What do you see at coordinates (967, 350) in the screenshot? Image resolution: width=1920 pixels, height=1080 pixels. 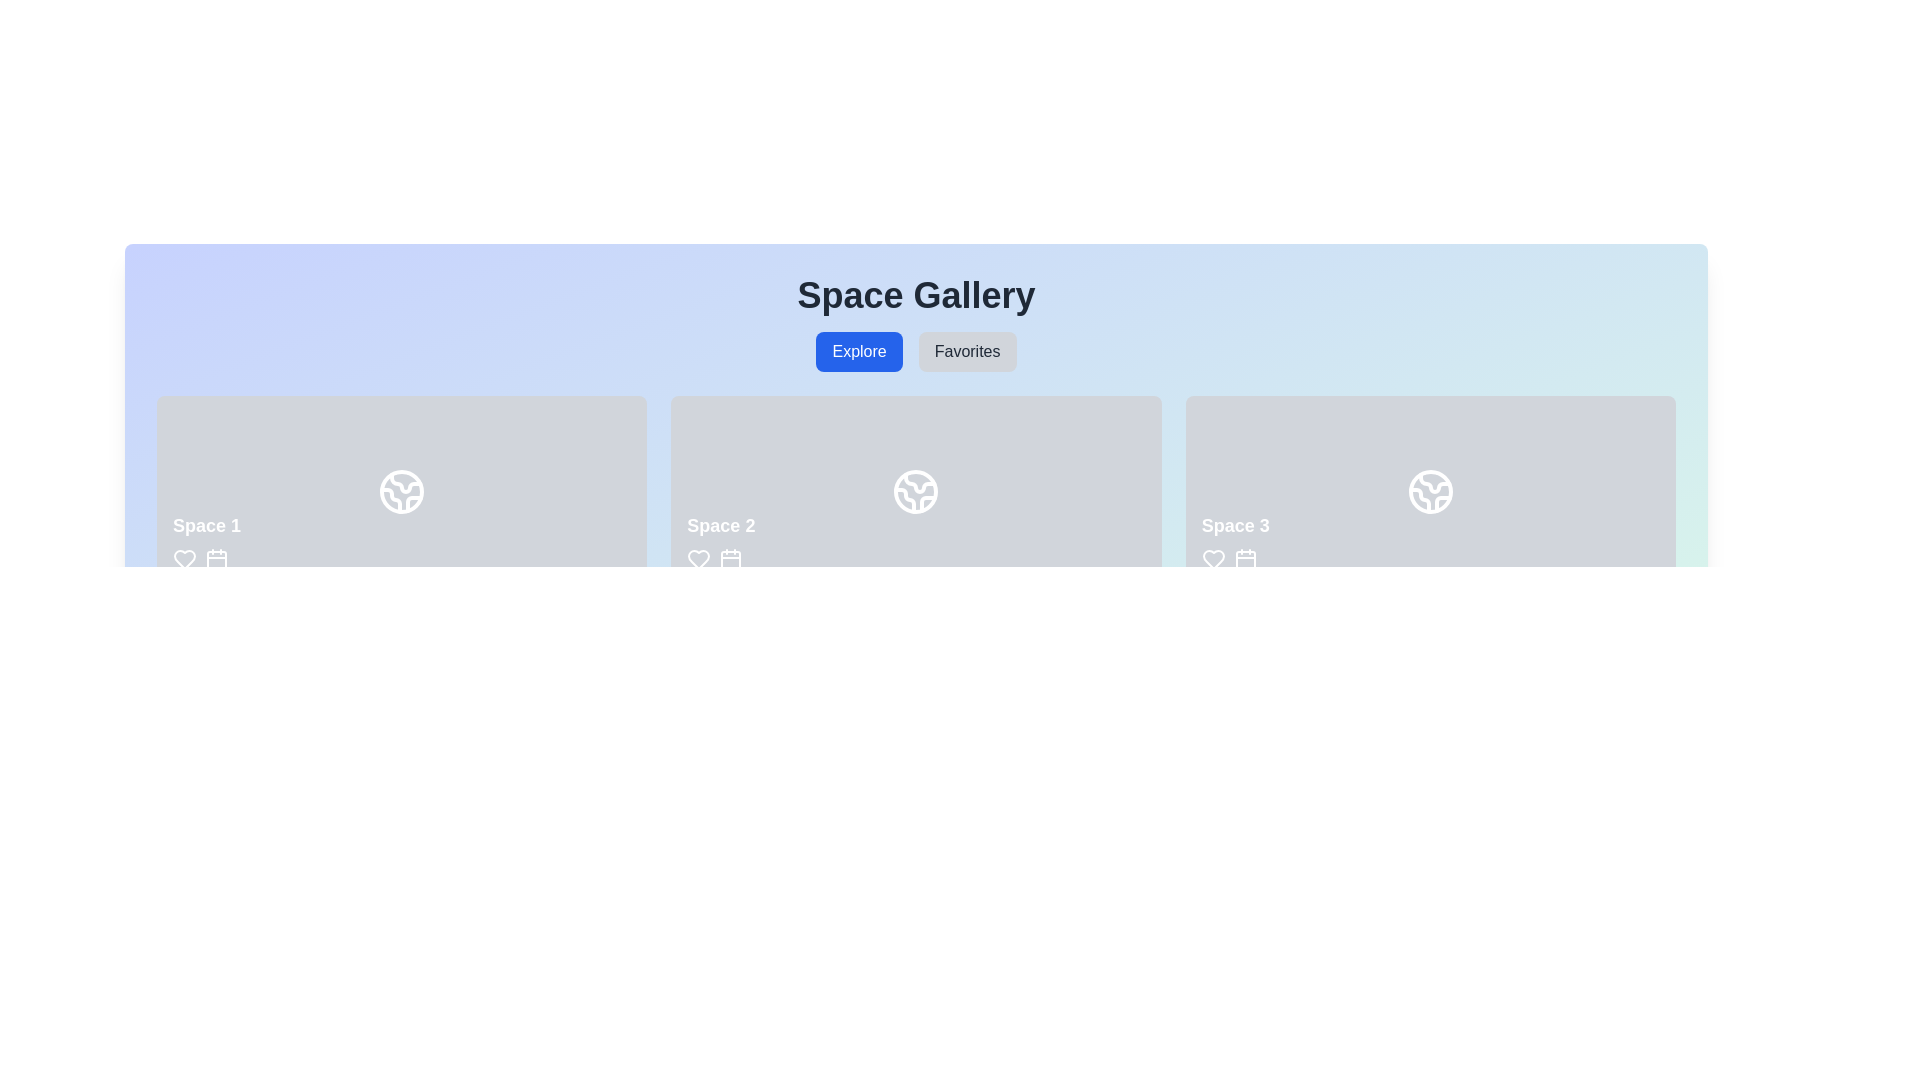 I see `the 'Favorites' button, which is a rectangular button with rounded corners, light gray background, and dark gray text, located to the right of the 'Explore' button` at bounding box center [967, 350].